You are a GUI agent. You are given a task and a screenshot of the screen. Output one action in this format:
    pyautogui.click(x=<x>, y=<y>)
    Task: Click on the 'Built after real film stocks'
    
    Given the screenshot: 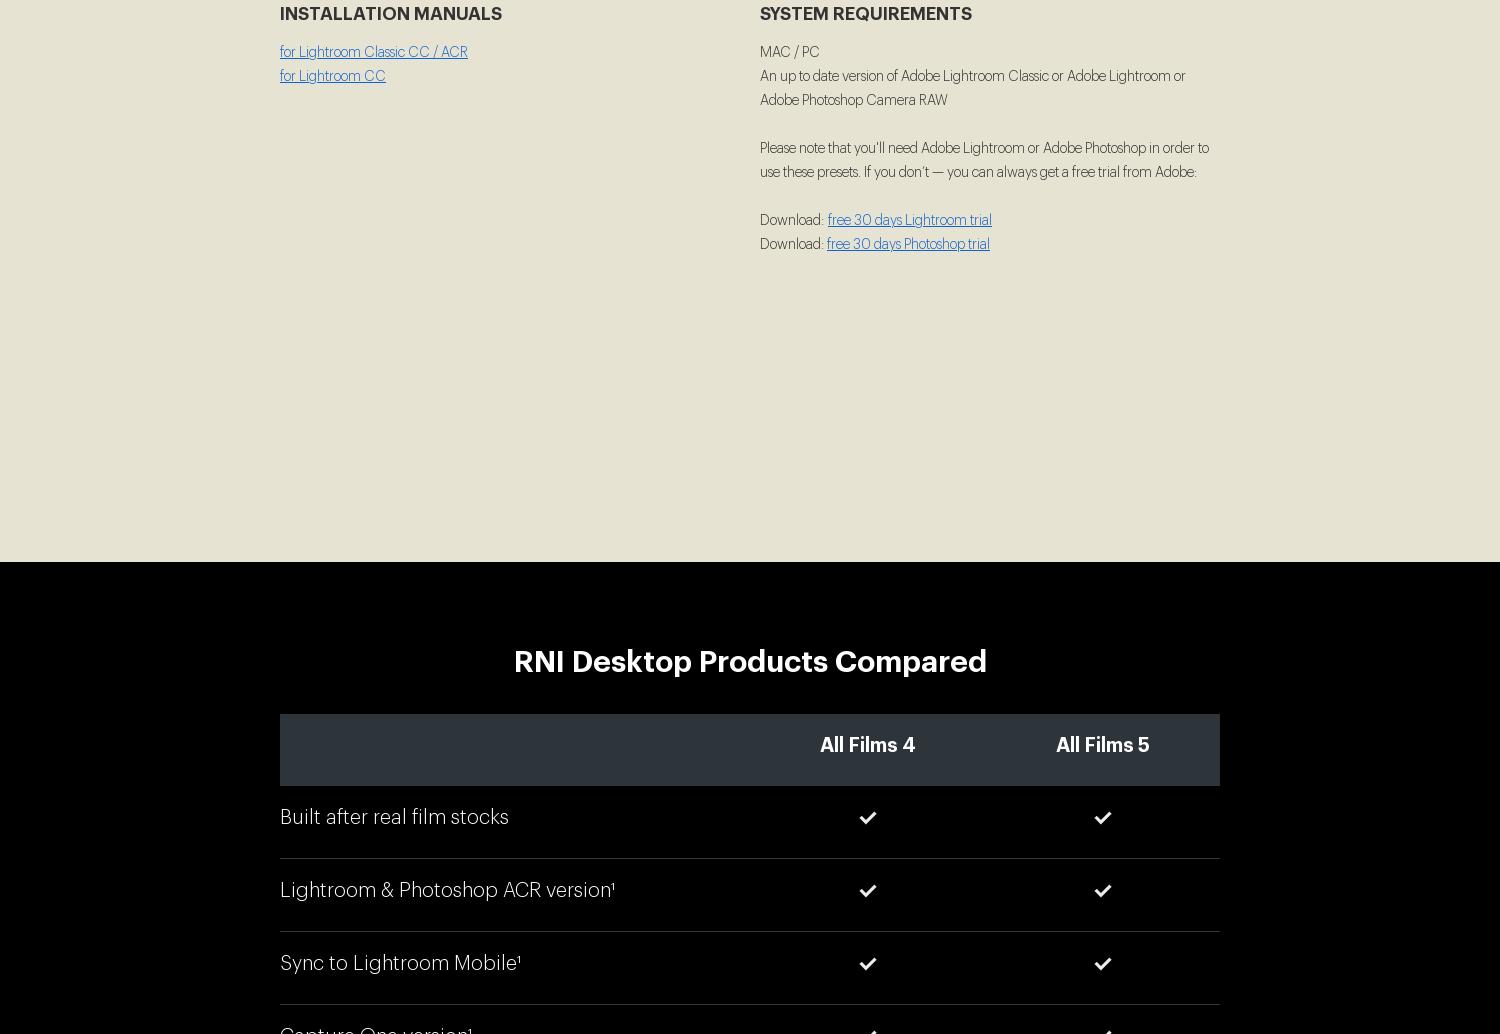 What is the action you would take?
    pyautogui.click(x=394, y=816)
    